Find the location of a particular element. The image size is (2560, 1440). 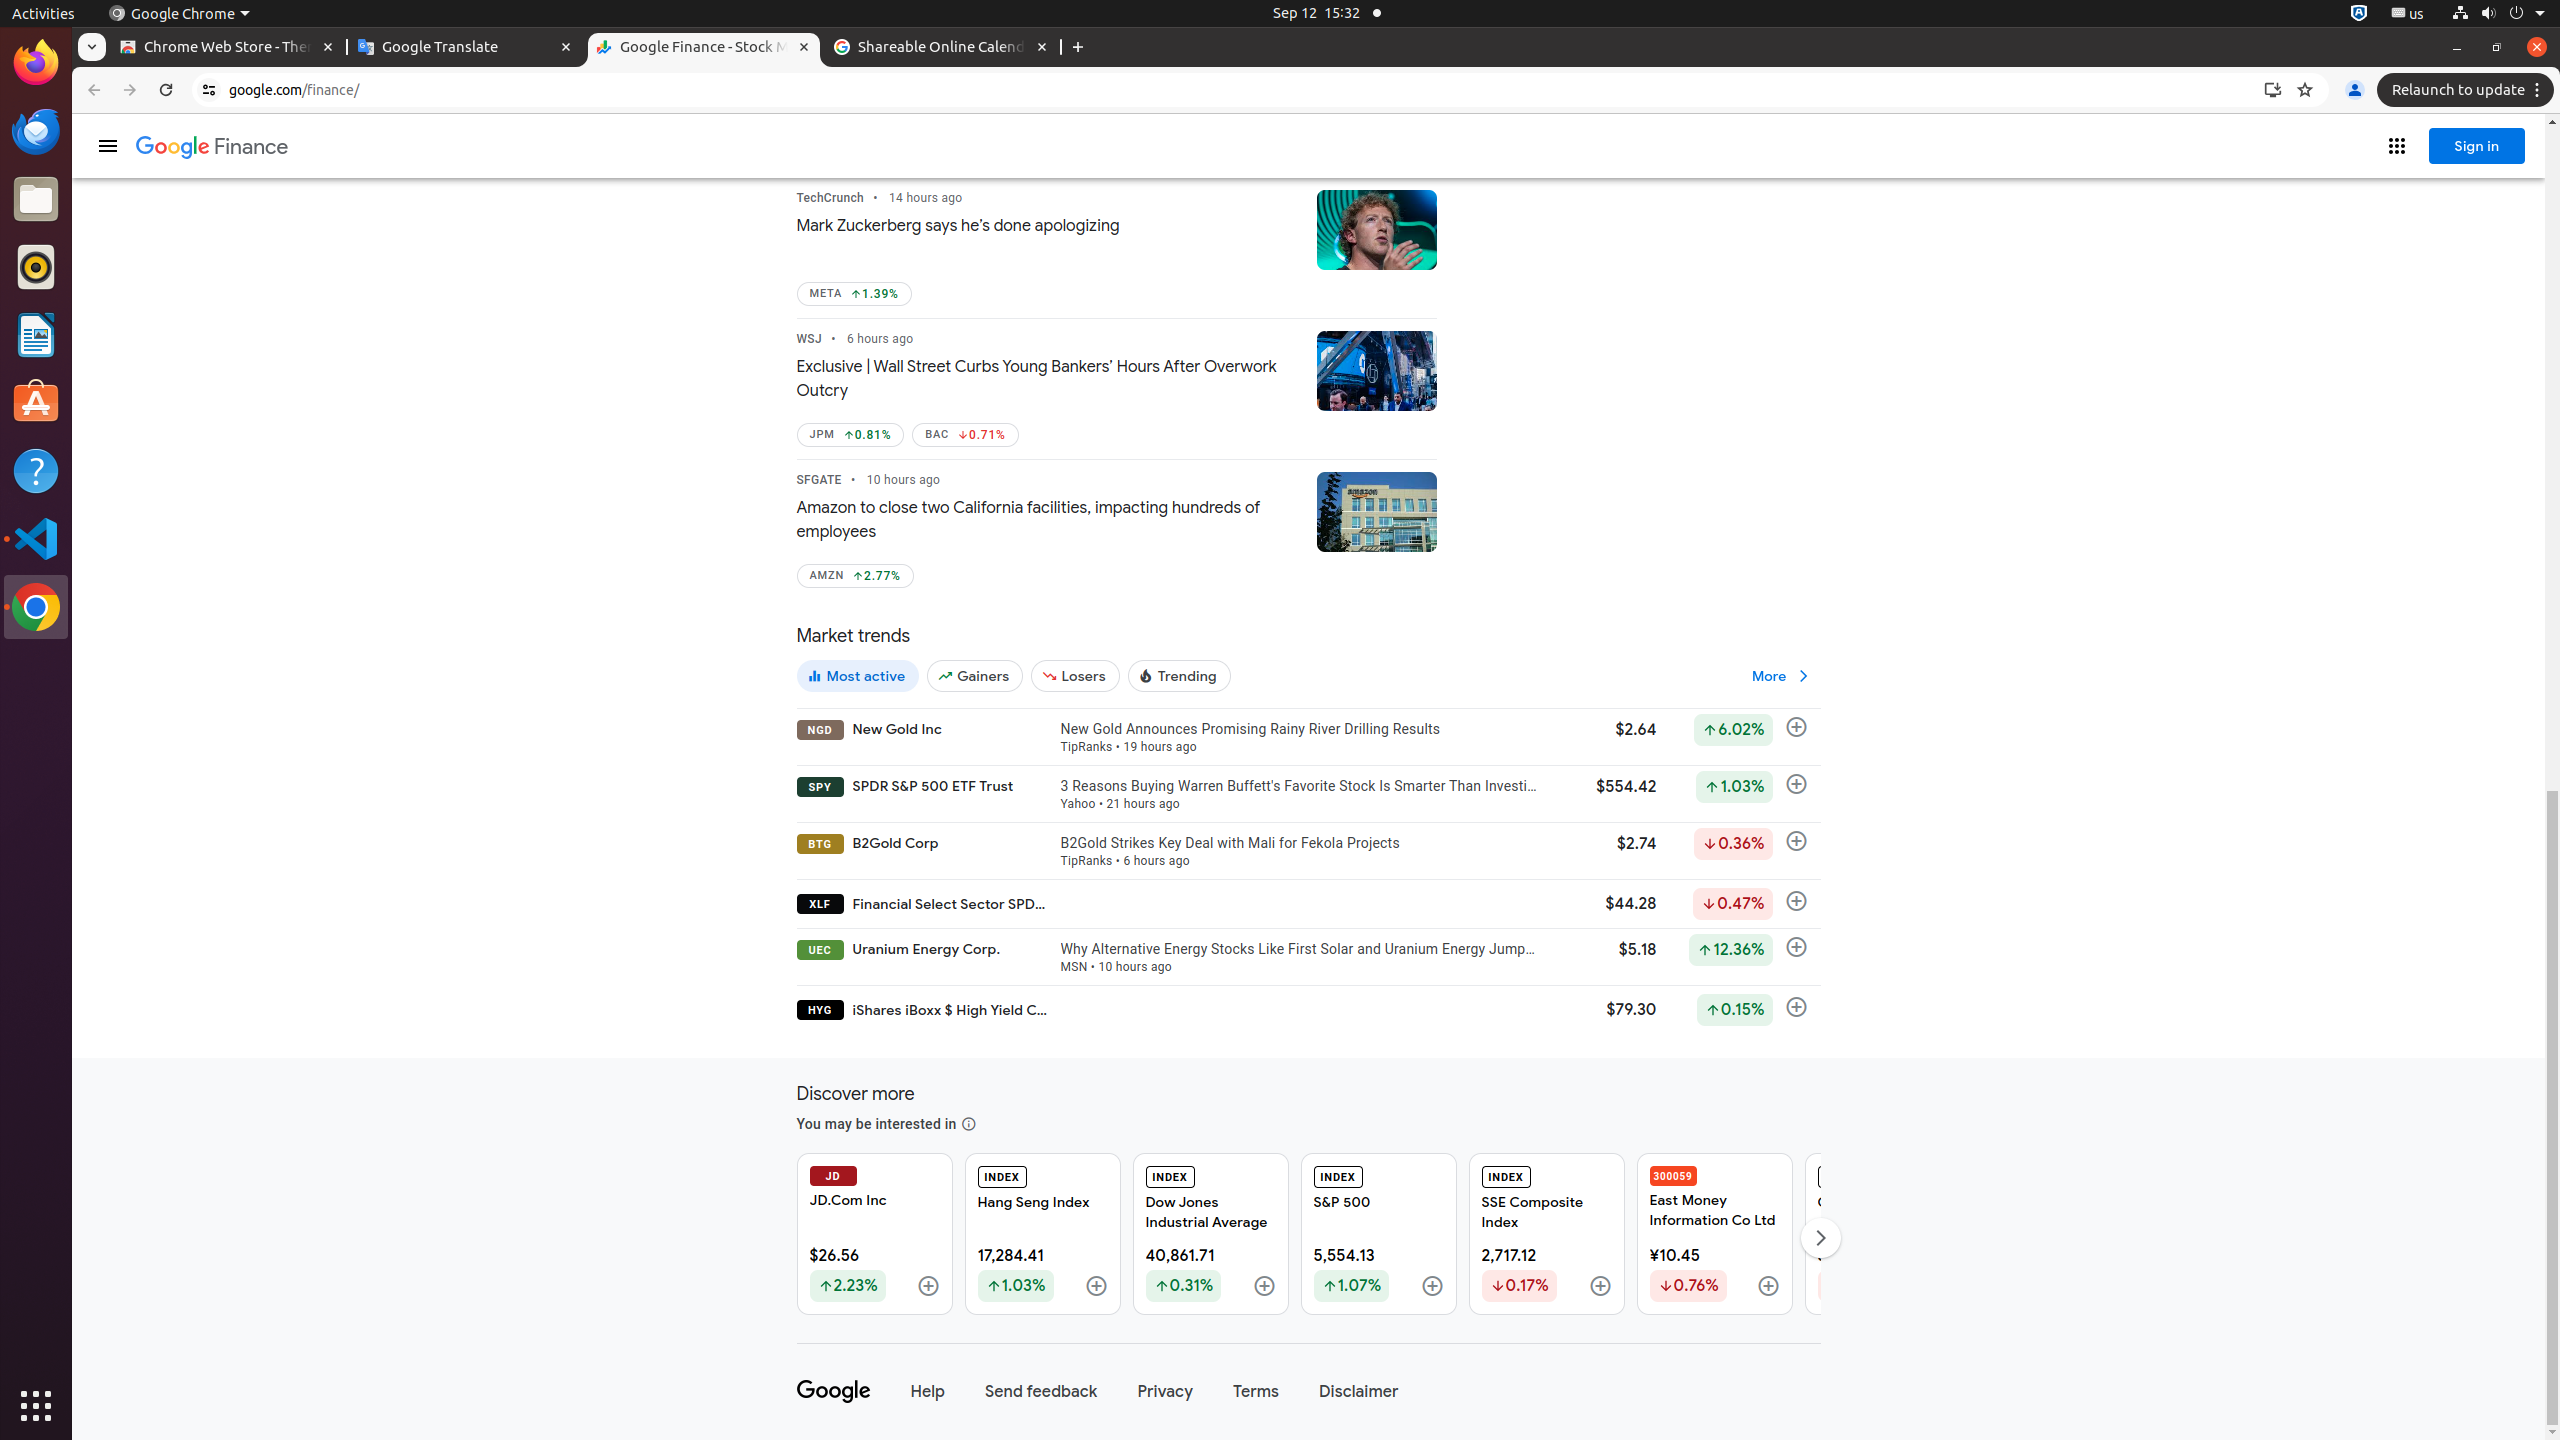

'Relaunch to update' is located at coordinates (2467, 89).